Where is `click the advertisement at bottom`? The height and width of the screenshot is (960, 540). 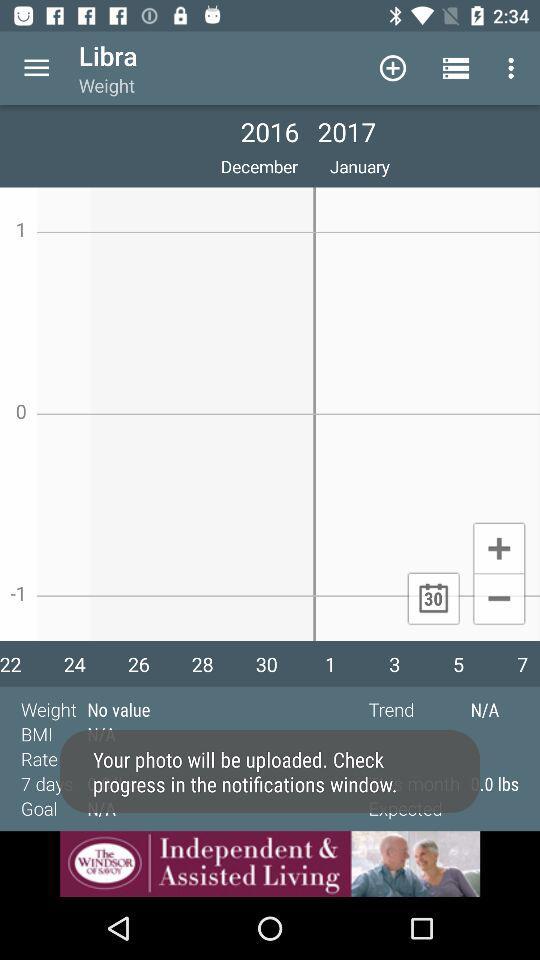
click the advertisement at bottom is located at coordinates (270, 863).